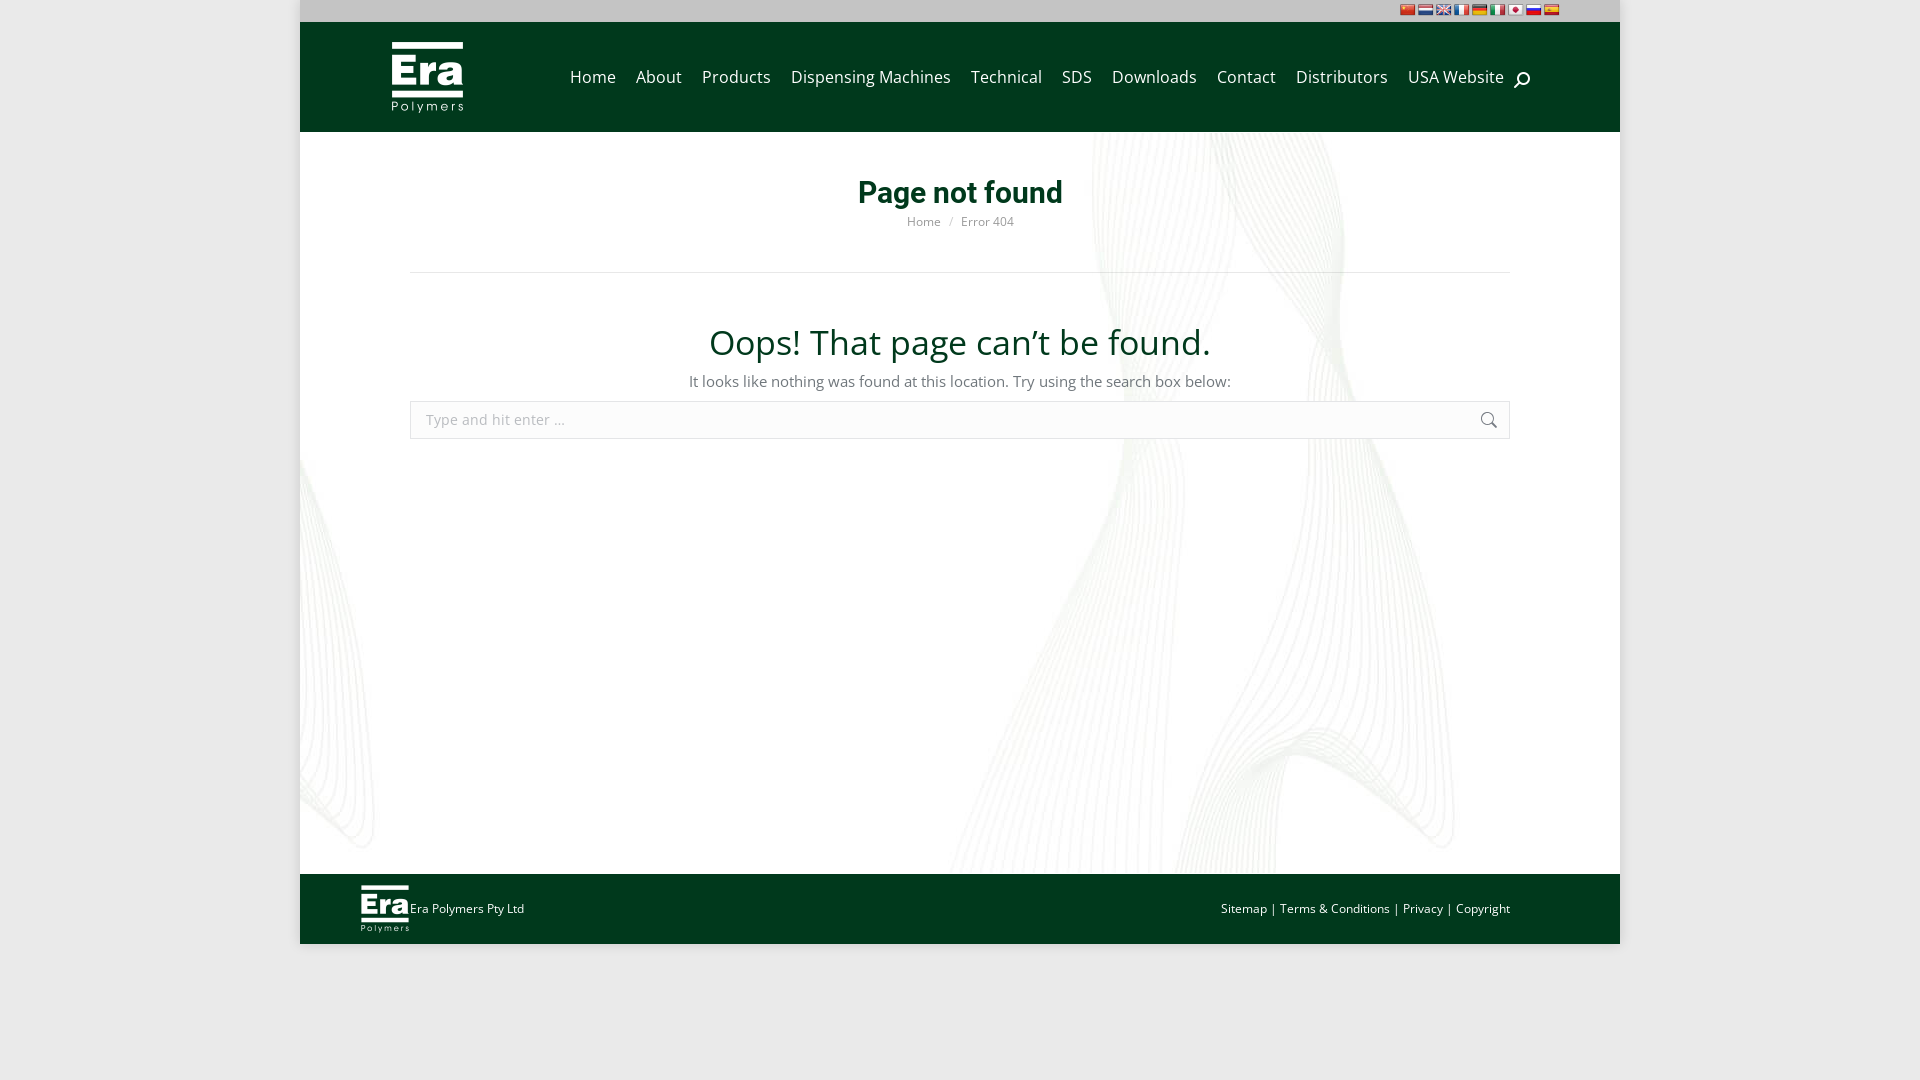  I want to click on 'Privacy', so click(1421, 908).